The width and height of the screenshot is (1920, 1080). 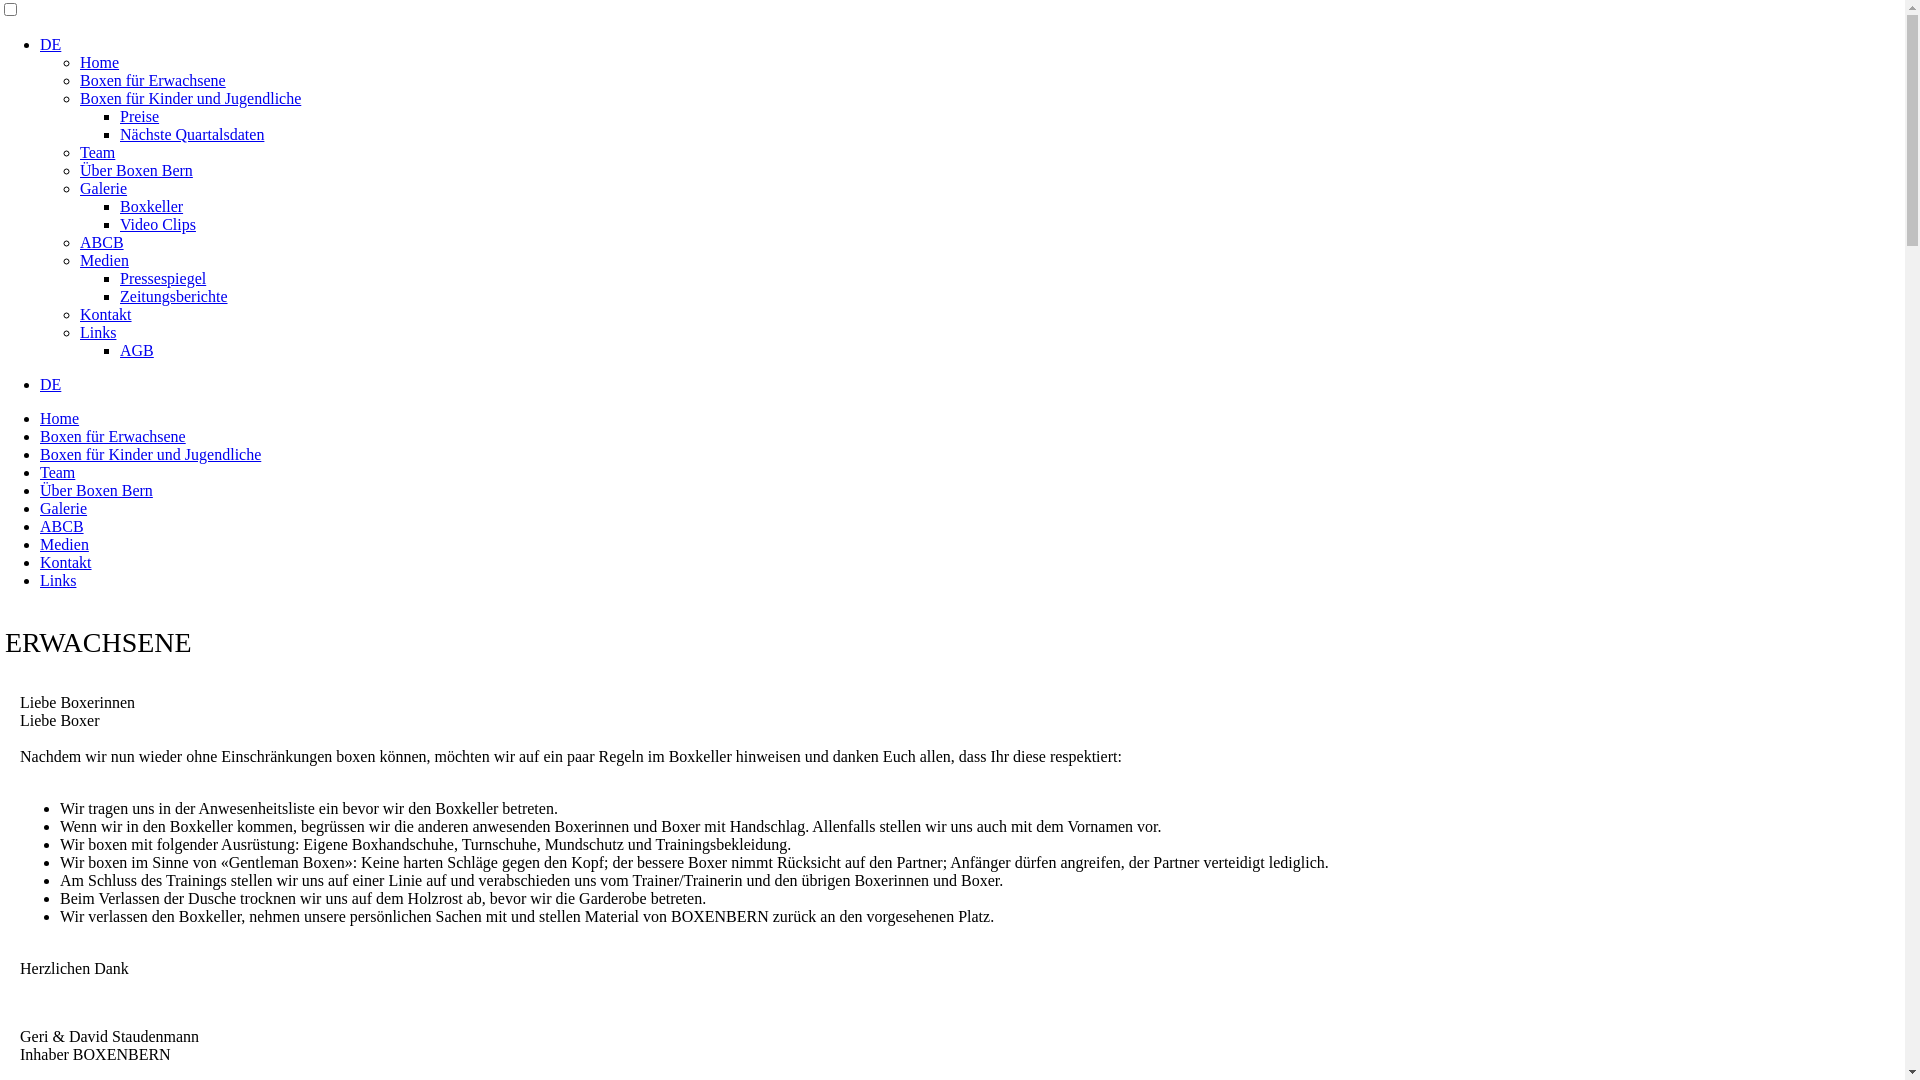 What do you see at coordinates (96, 331) in the screenshot?
I see `'Links'` at bounding box center [96, 331].